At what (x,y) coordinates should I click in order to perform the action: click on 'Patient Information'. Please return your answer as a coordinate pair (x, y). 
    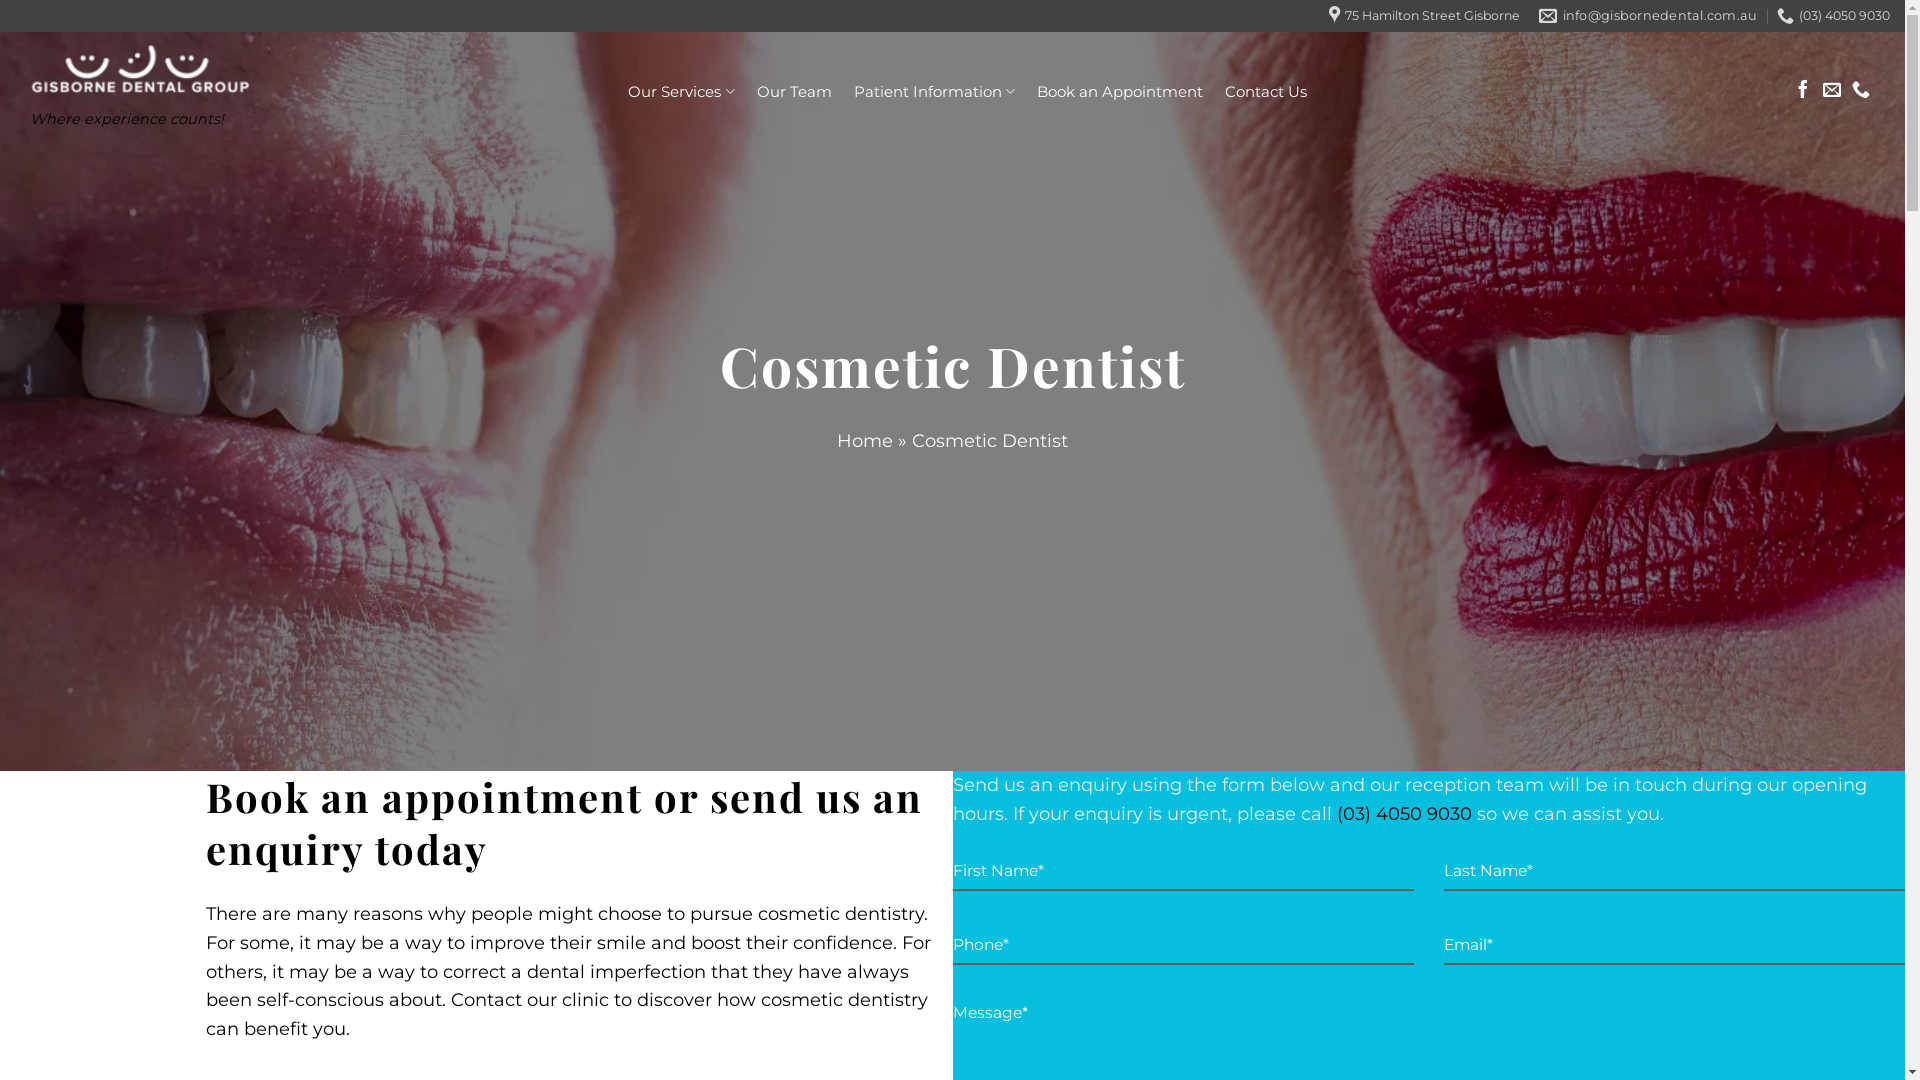
    Looking at the image, I should click on (933, 91).